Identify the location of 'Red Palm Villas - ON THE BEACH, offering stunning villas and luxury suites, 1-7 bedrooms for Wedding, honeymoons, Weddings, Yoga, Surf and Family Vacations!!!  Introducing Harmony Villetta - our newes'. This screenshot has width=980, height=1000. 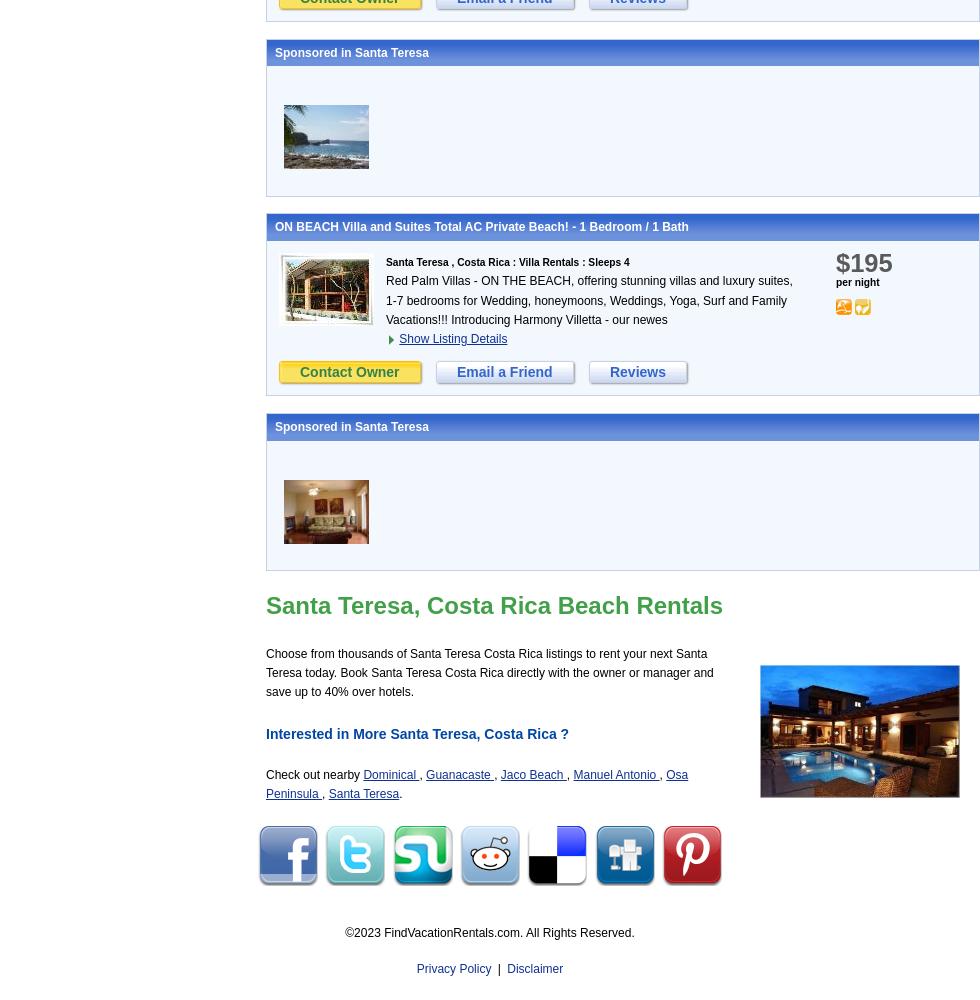
(588, 300).